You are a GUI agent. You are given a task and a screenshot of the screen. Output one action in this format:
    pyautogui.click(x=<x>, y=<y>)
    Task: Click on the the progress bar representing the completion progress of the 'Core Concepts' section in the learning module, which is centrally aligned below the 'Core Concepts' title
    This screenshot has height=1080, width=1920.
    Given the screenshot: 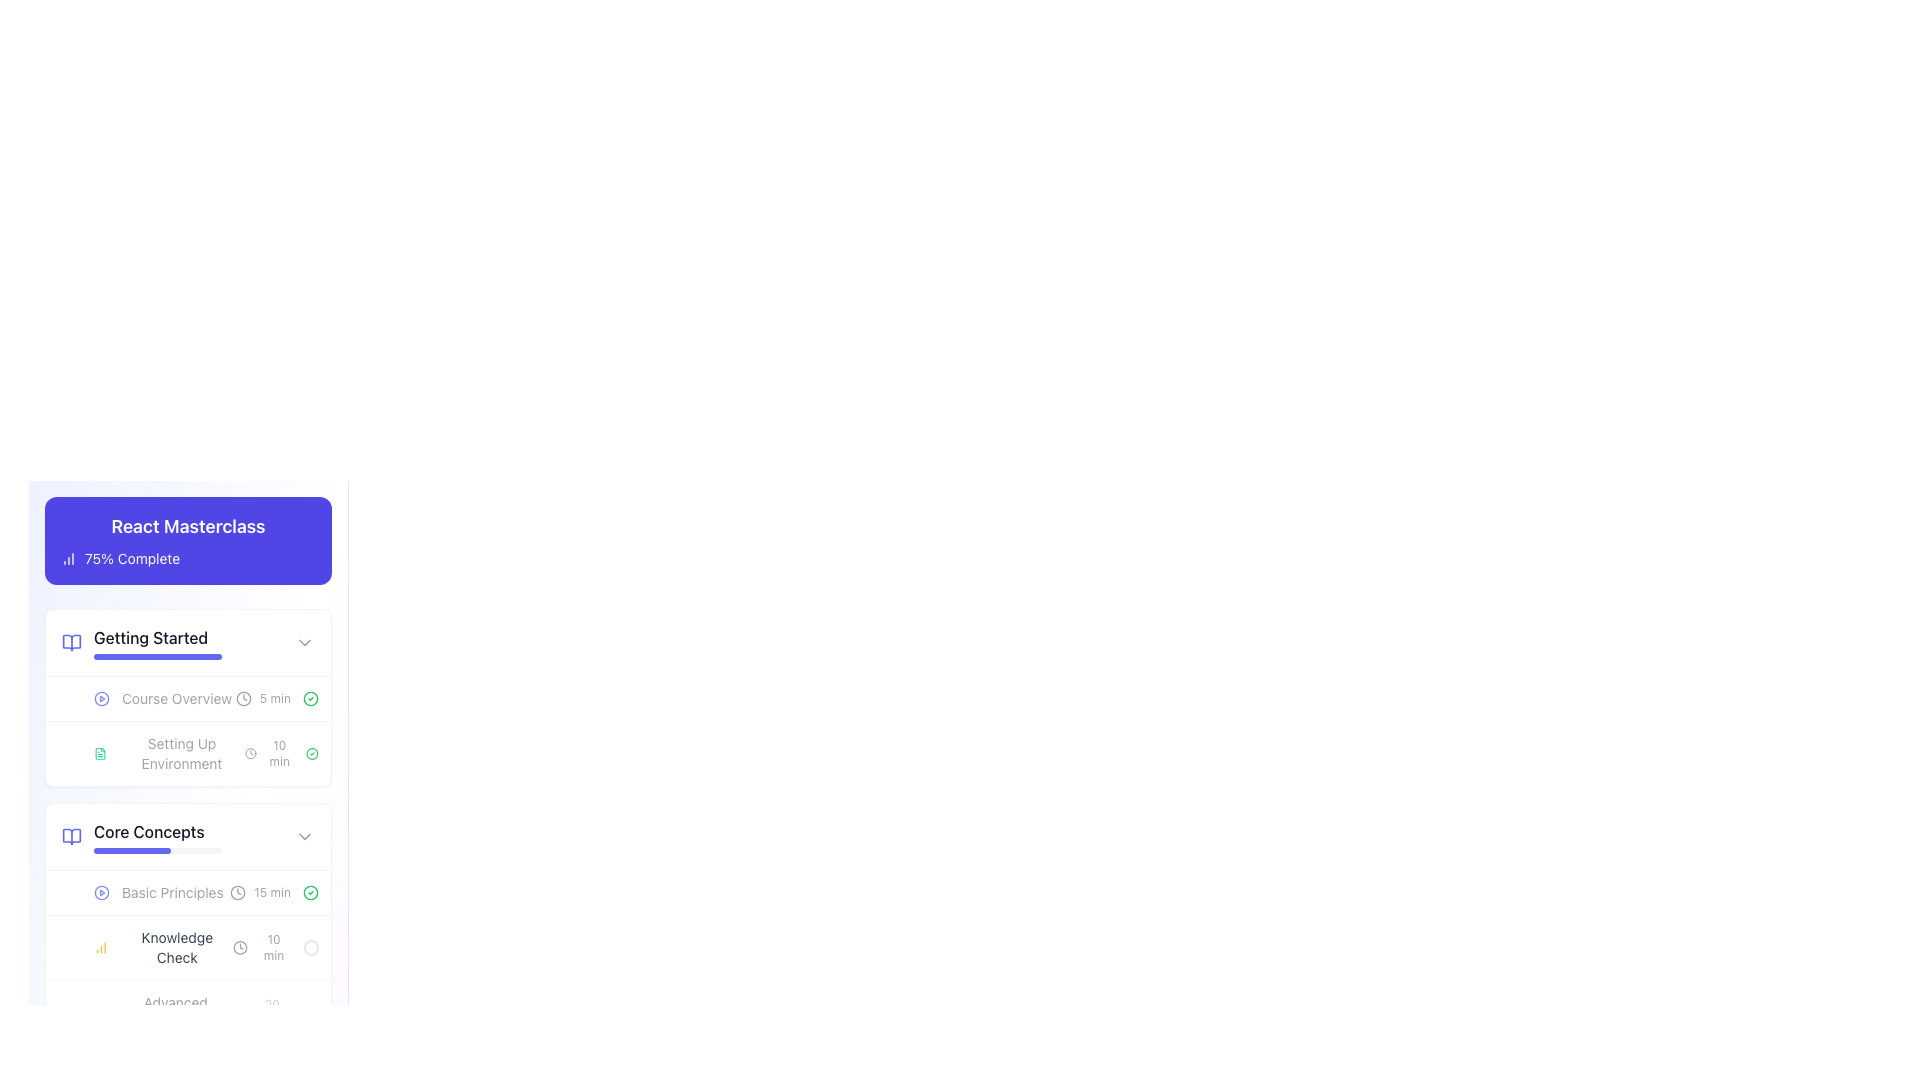 What is the action you would take?
    pyautogui.click(x=157, y=851)
    